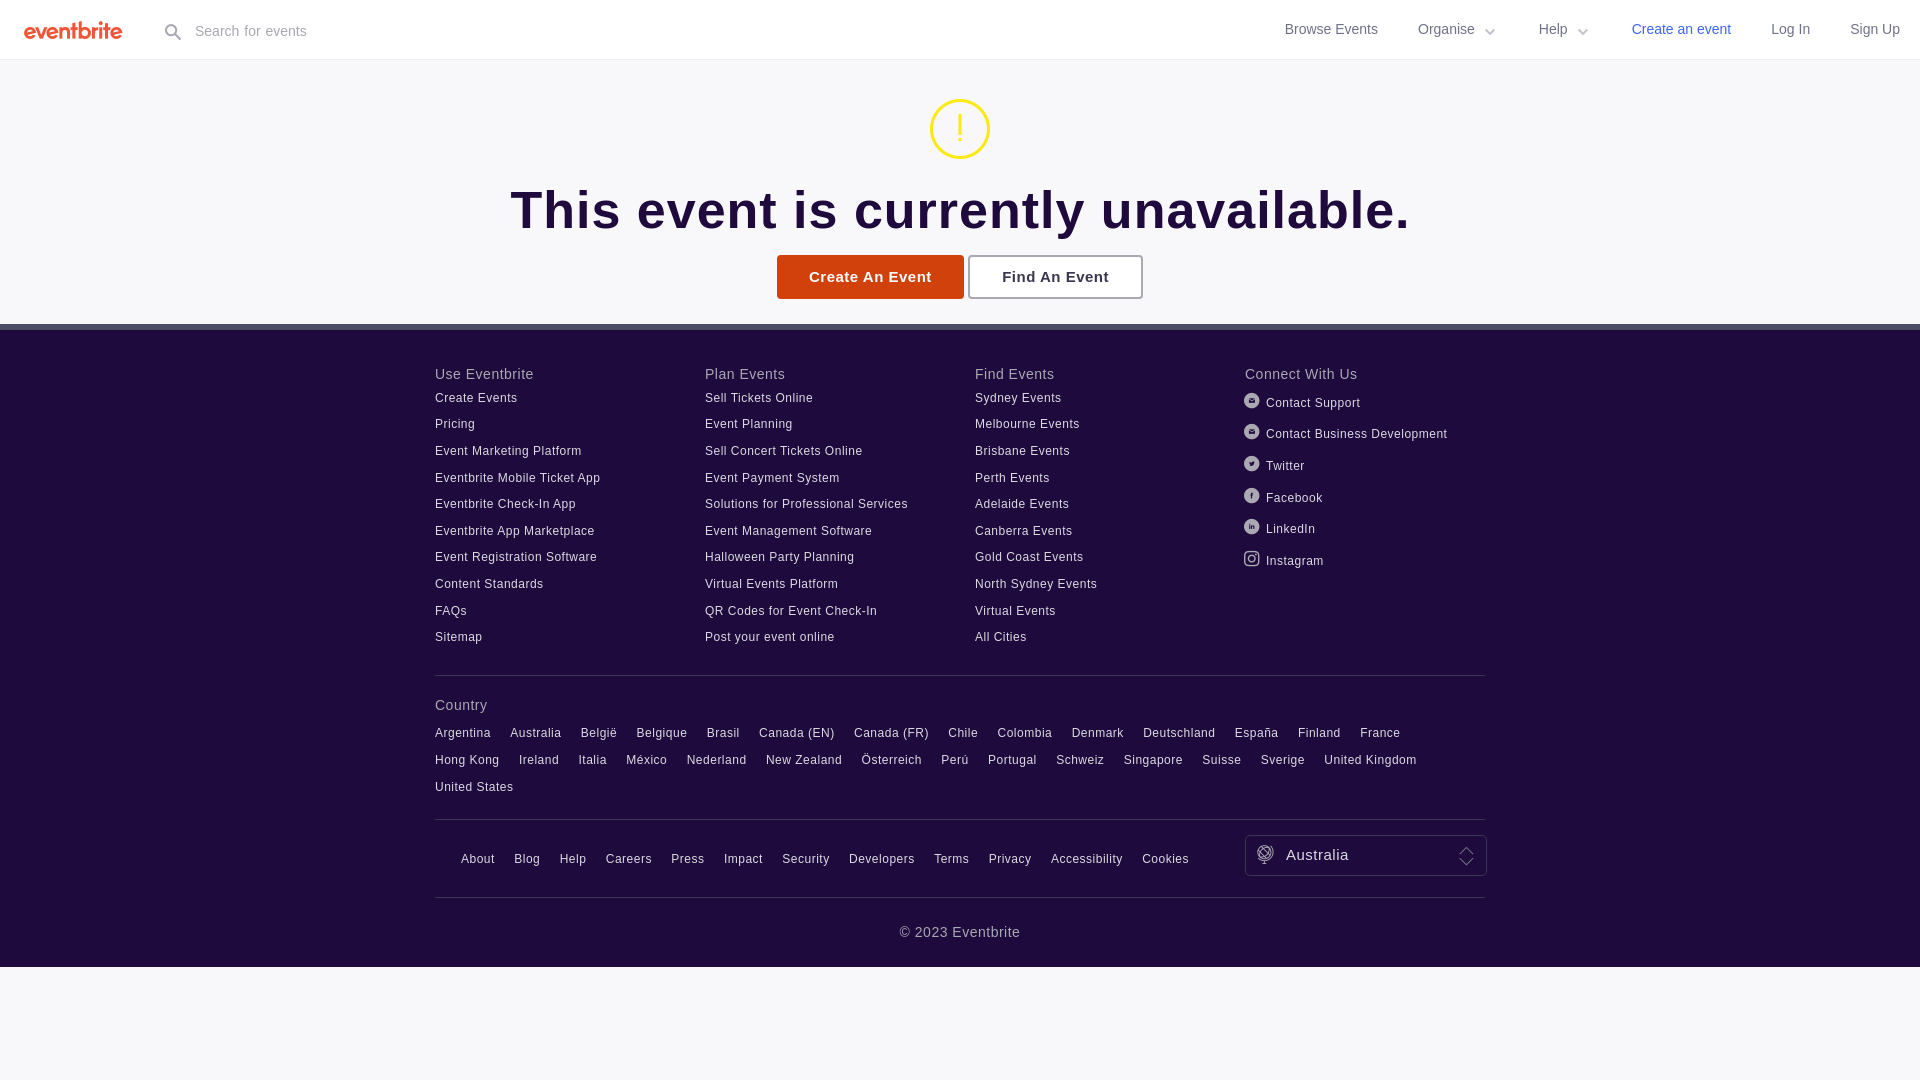 This screenshot has height=1080, width=1920. What do you see at coordinates (890, 732) in the screenshot?
I see `'Canada (FR)'` at bounding box center [890, 732].